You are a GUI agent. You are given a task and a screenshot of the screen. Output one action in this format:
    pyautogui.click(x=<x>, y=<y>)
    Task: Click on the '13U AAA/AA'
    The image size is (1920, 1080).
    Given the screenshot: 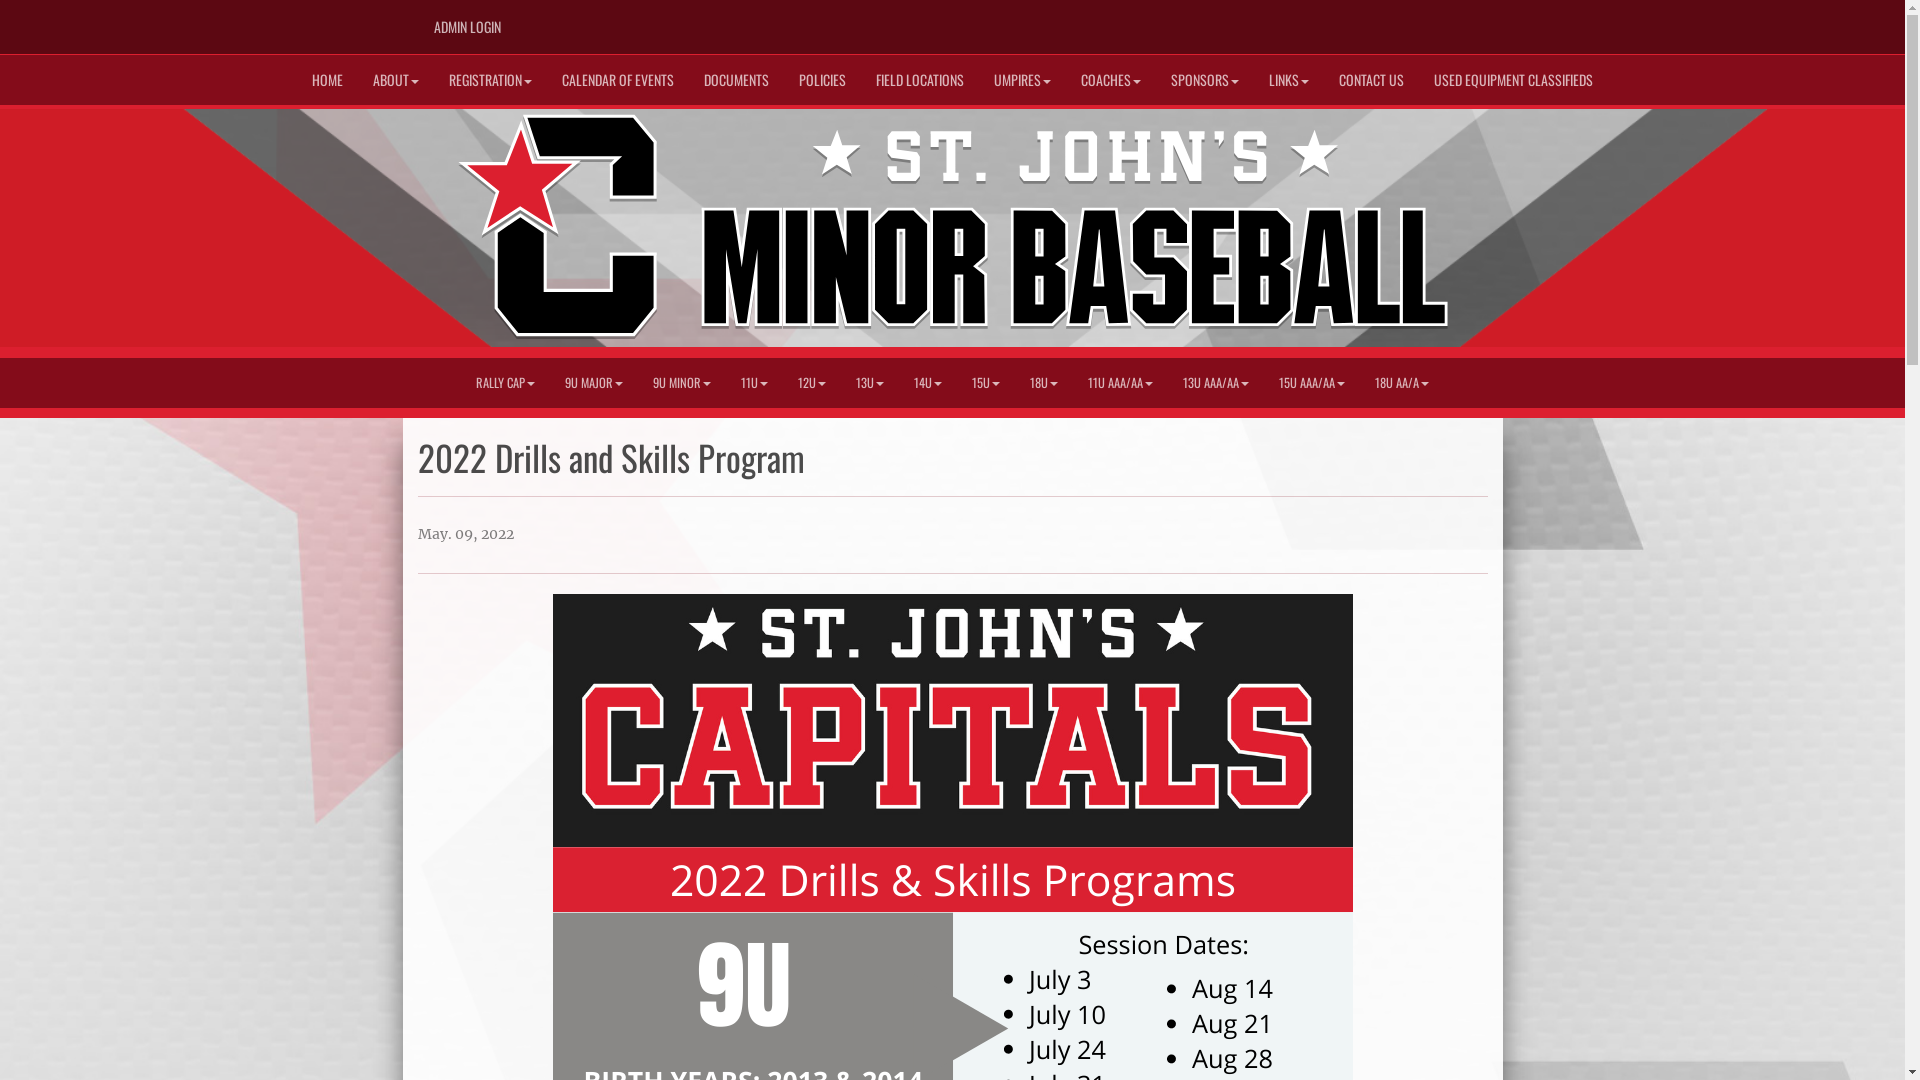 What is the action you would take?
    pyautogui.click(x=1214, y=382)
    